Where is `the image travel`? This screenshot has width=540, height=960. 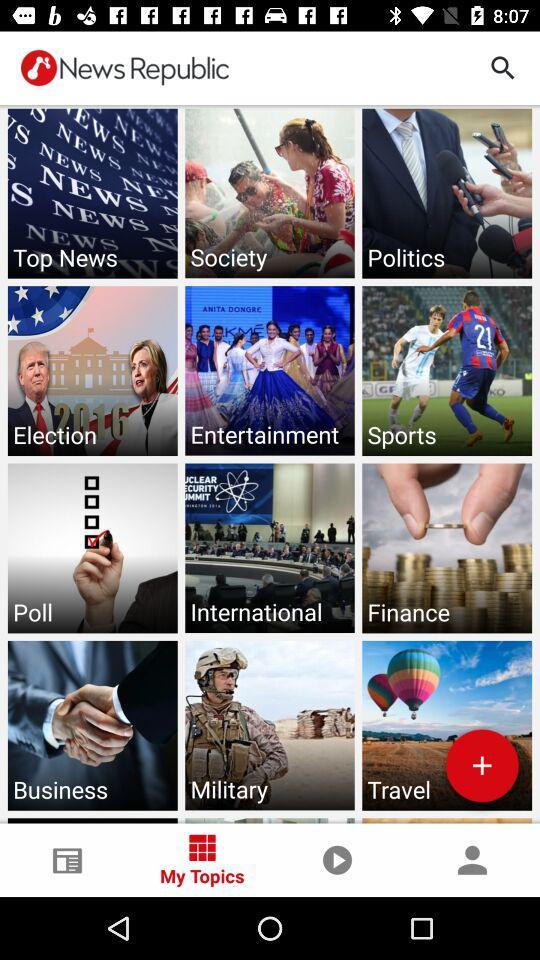 the image travel is located at coordinates (447, 724).